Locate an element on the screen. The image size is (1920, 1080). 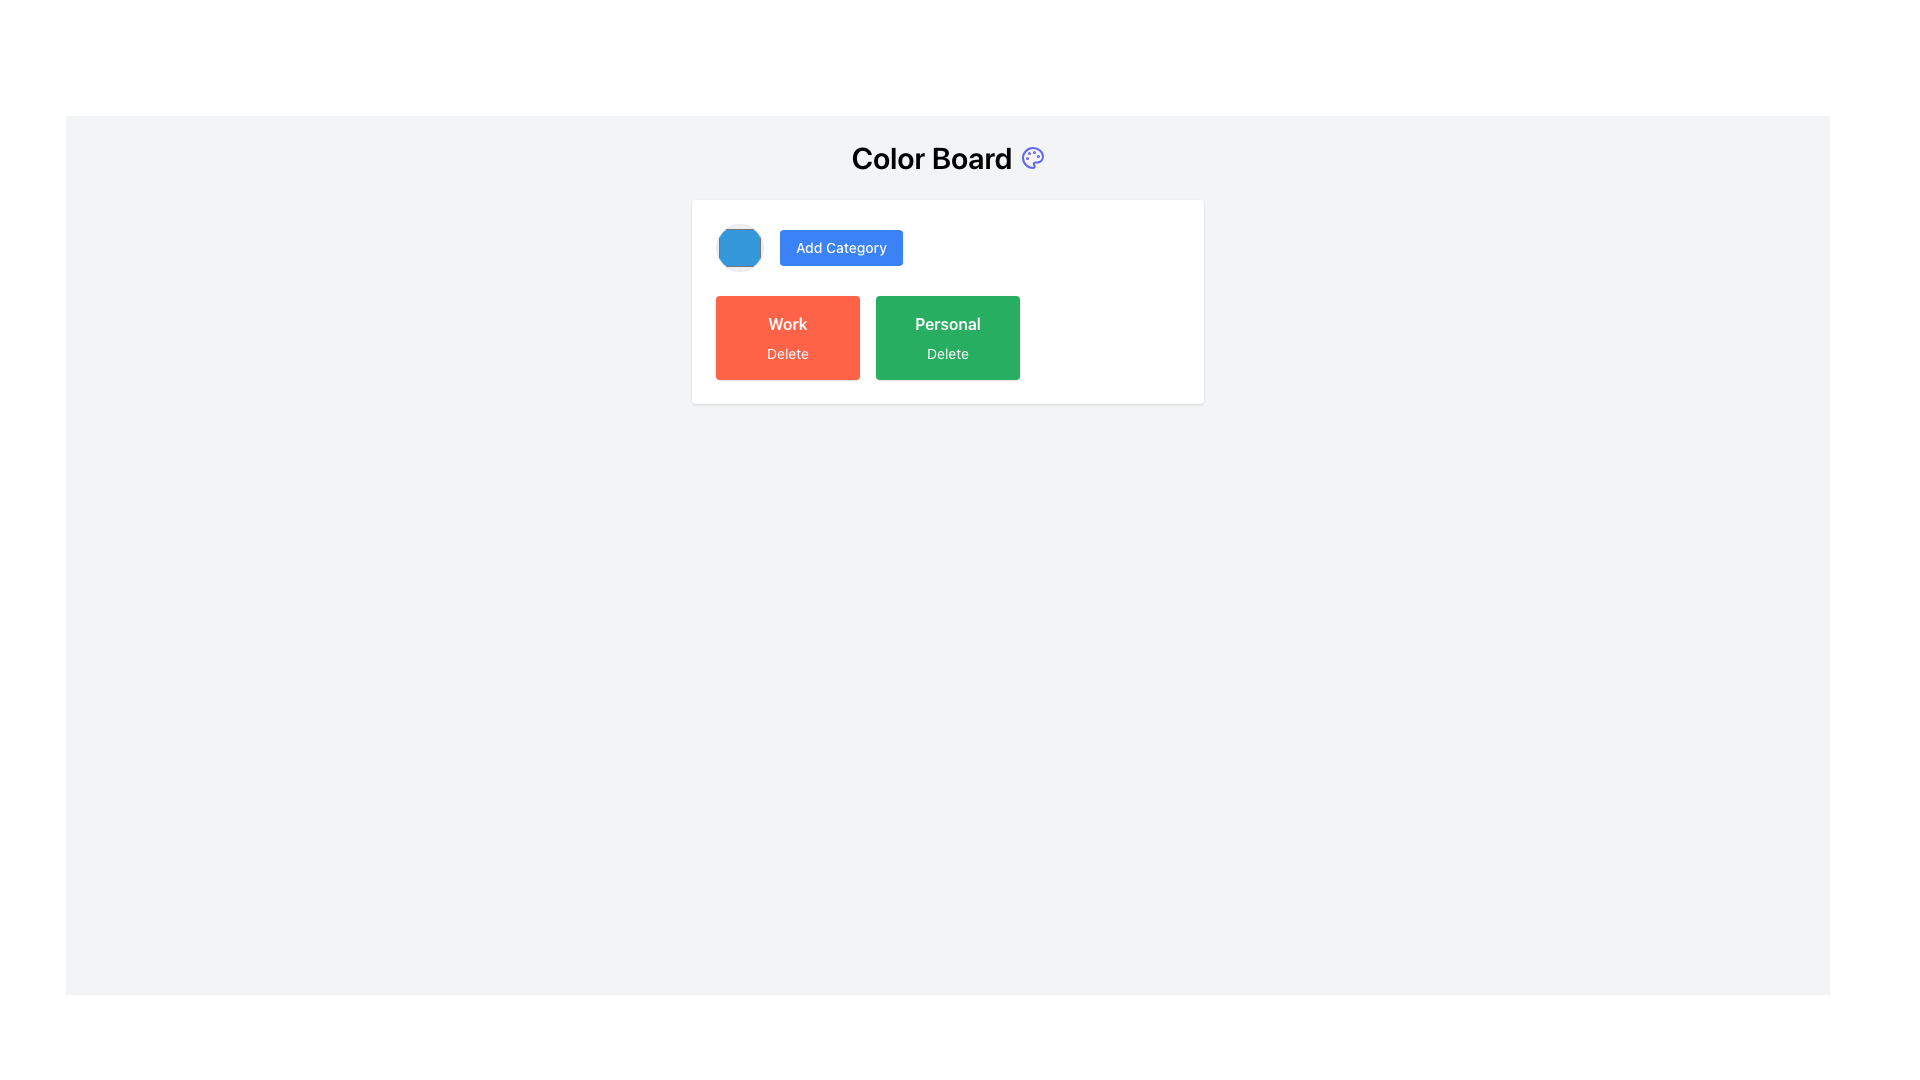
the delete button associated with the category titled 'Personal', which is the second text button located below the text 'Personal' in the green rectangular box is located at coordinates (946, 353).